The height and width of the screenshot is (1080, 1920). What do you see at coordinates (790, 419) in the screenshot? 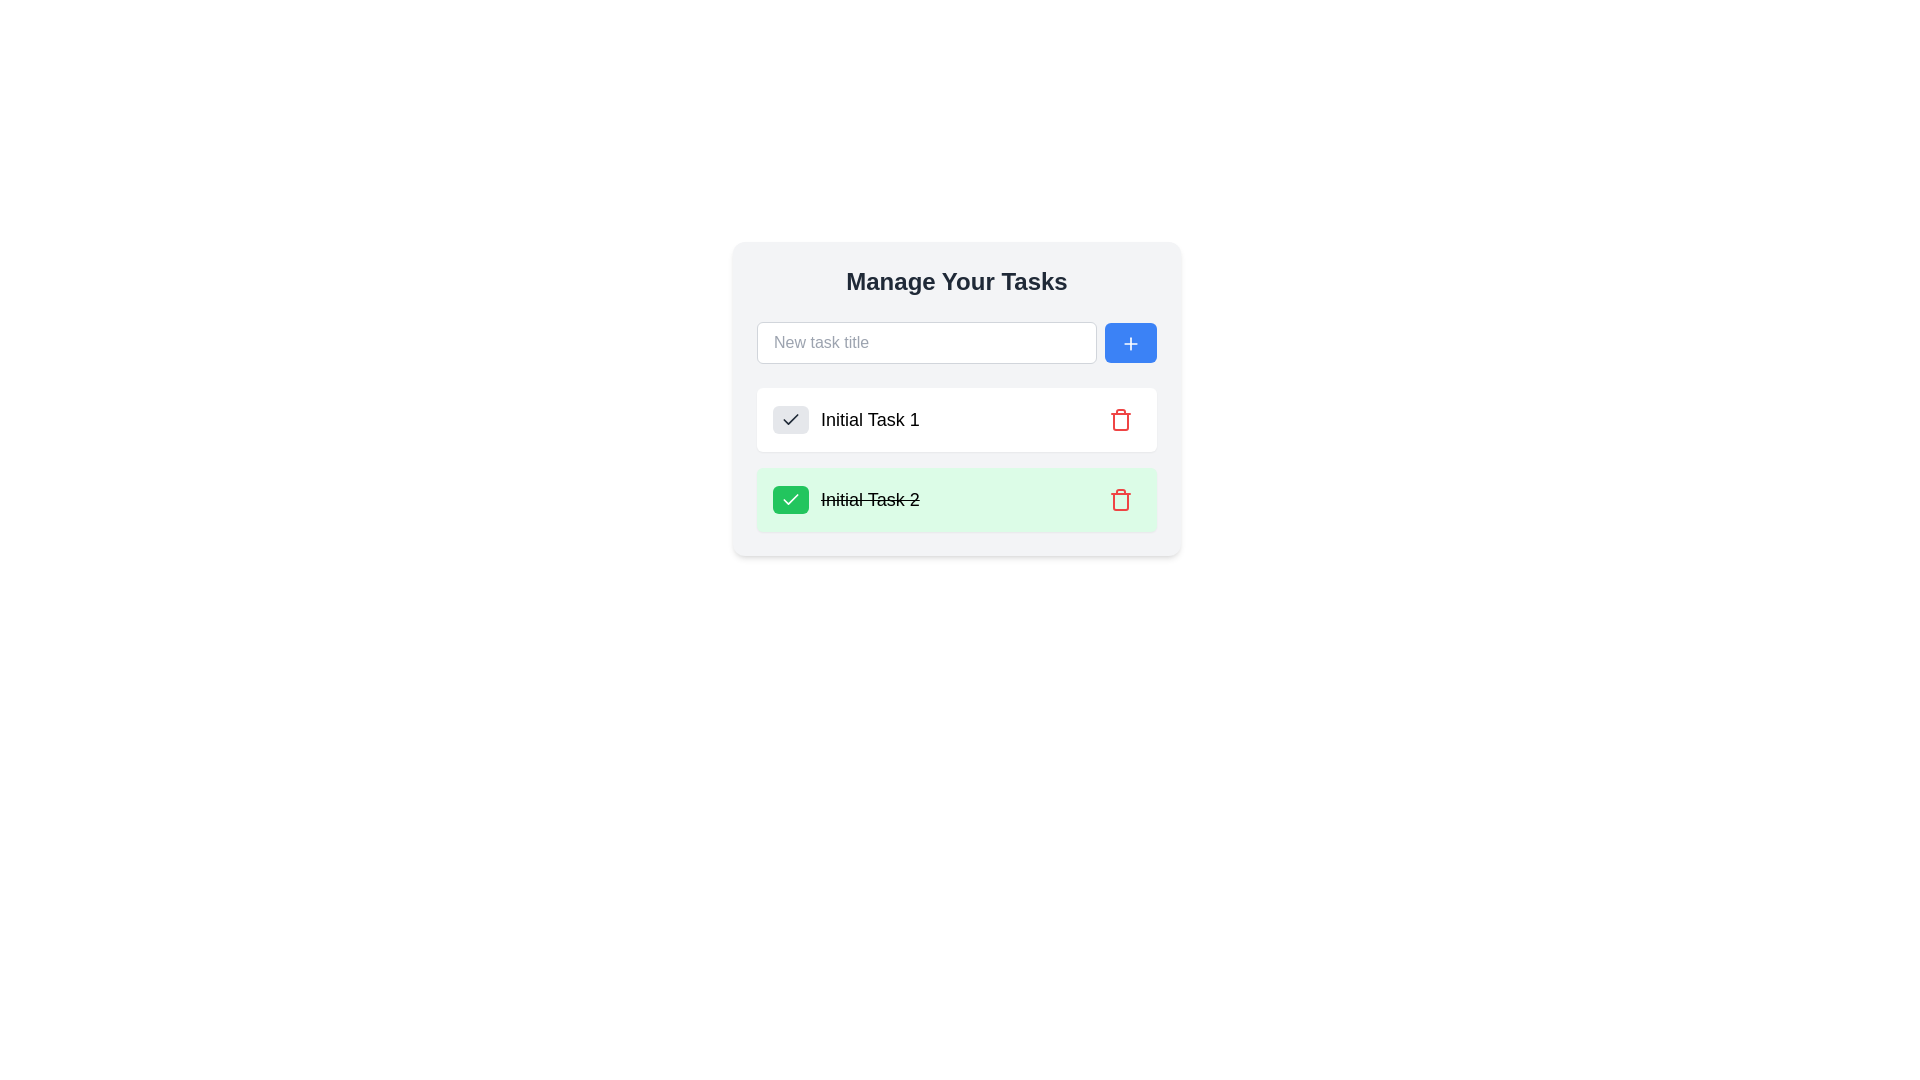
I see `the completion status icon for 'Initial Task 2', which is located within a green background box, positioned left of the text 'Initial Task 2'` at bounding box center [790, 419].